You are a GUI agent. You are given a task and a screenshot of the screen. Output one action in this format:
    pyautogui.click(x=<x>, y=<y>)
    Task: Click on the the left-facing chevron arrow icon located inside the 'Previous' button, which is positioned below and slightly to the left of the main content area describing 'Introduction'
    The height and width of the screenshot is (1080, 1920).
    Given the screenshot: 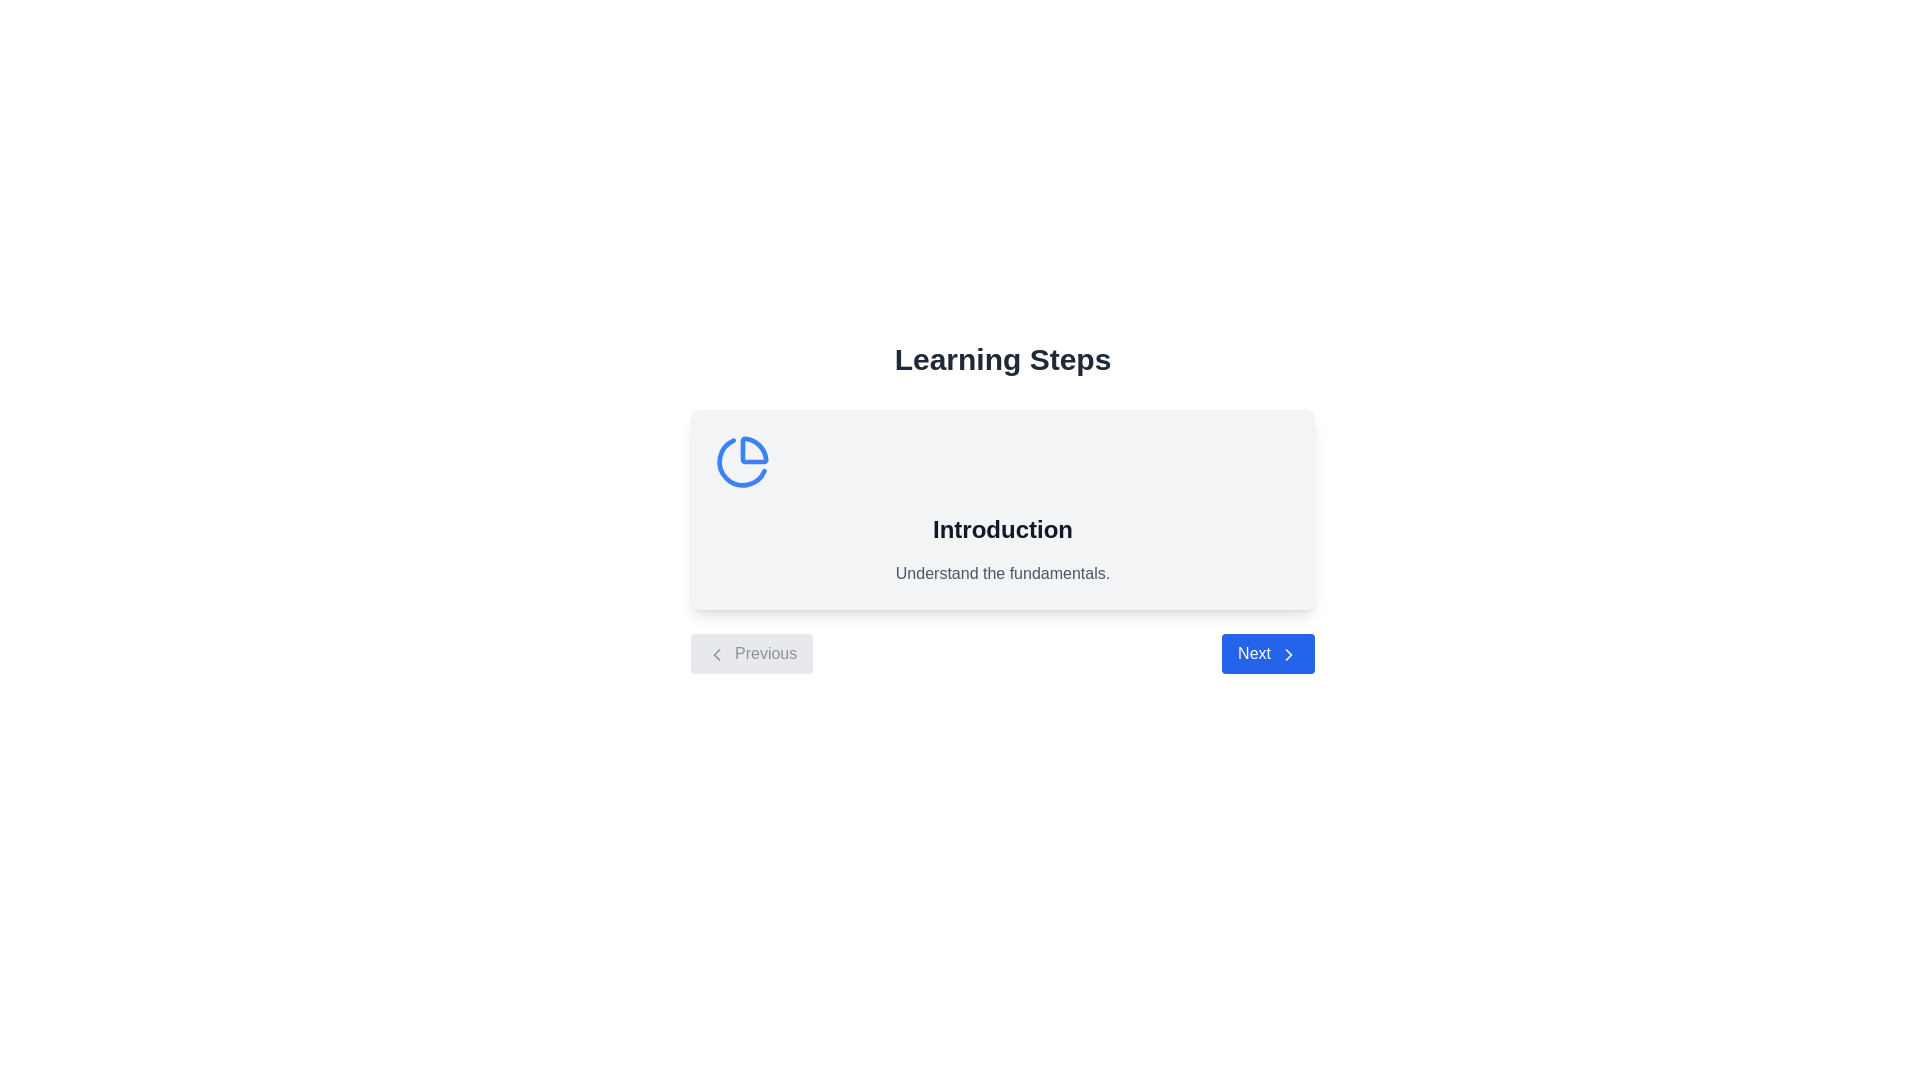 What is the action you would take?
    pyautogui.click(x=716, y=654)
    